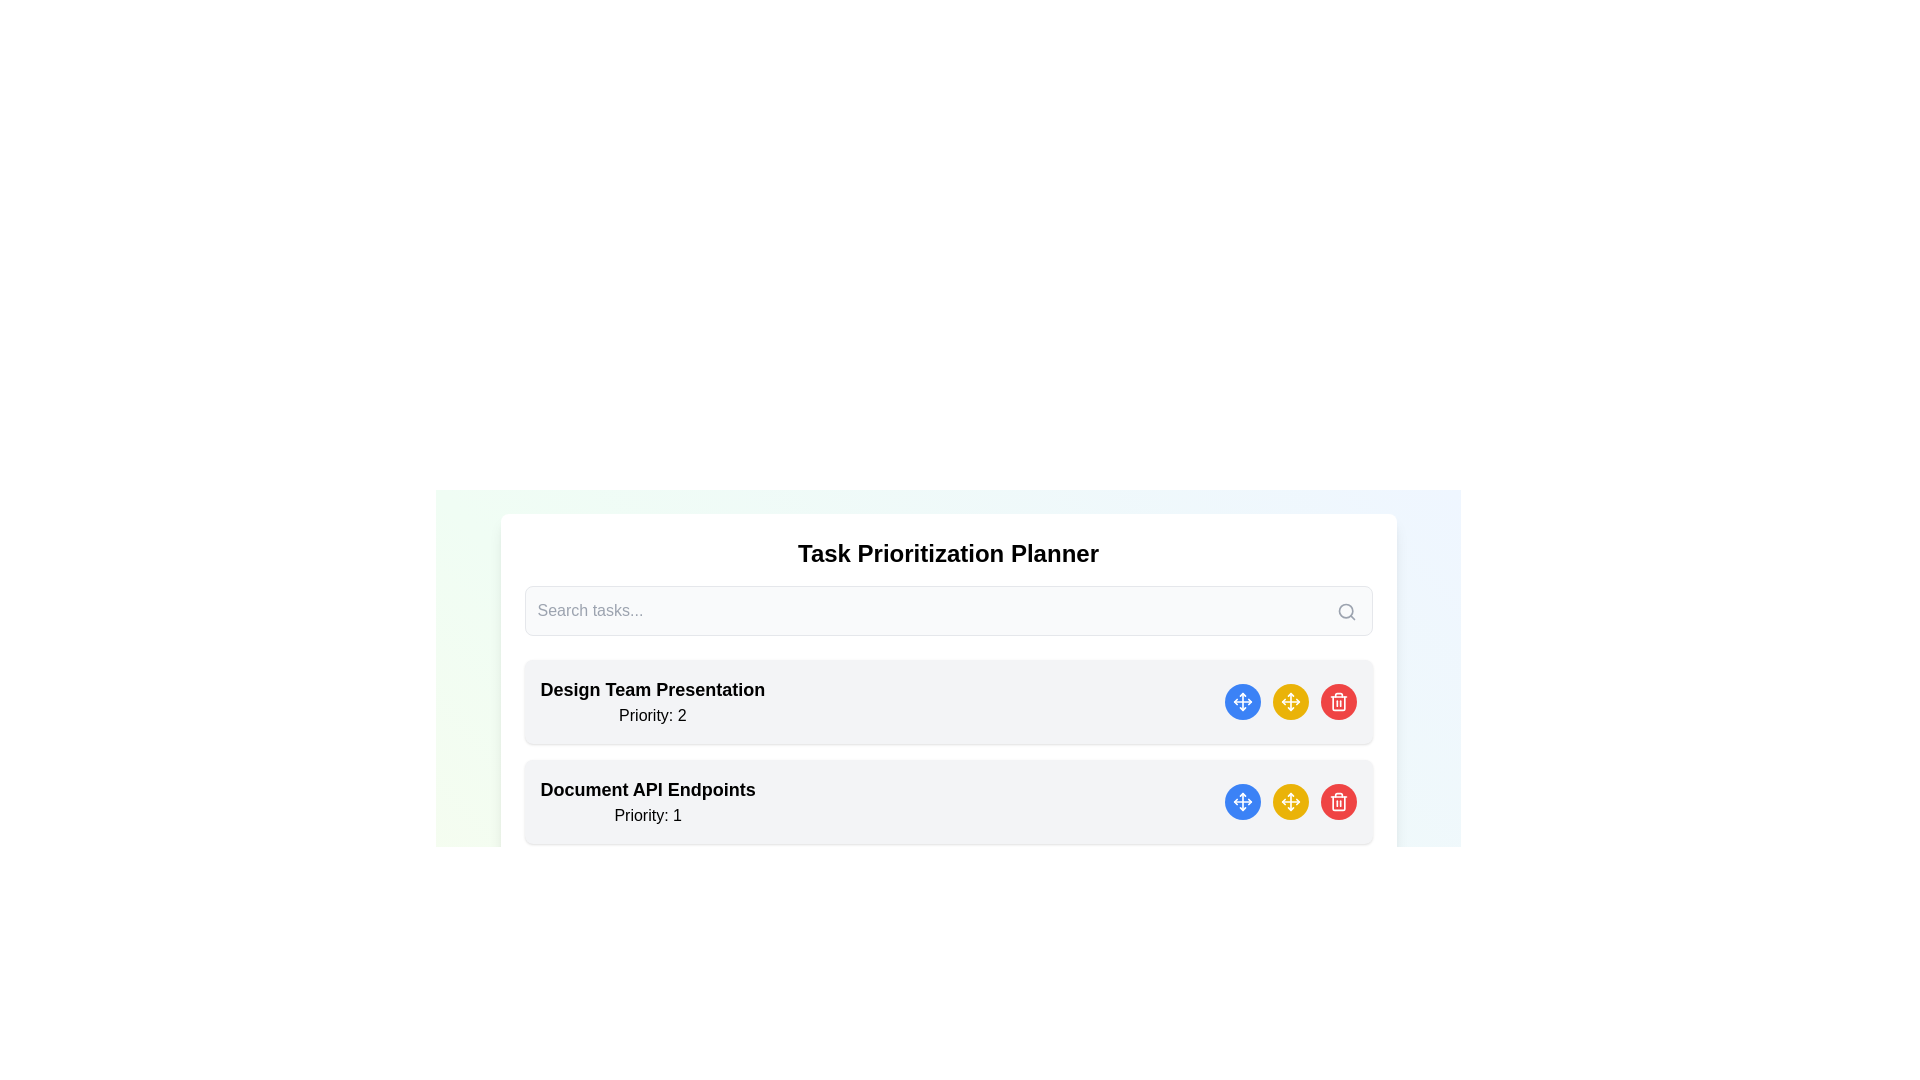  I want to click on the circular button with a yellow background and a white cross icon located at the bottom right corner of the card labeled 'Document API Endpoints Priority: 1' to trigger the hover effect, so click(1290, 801).